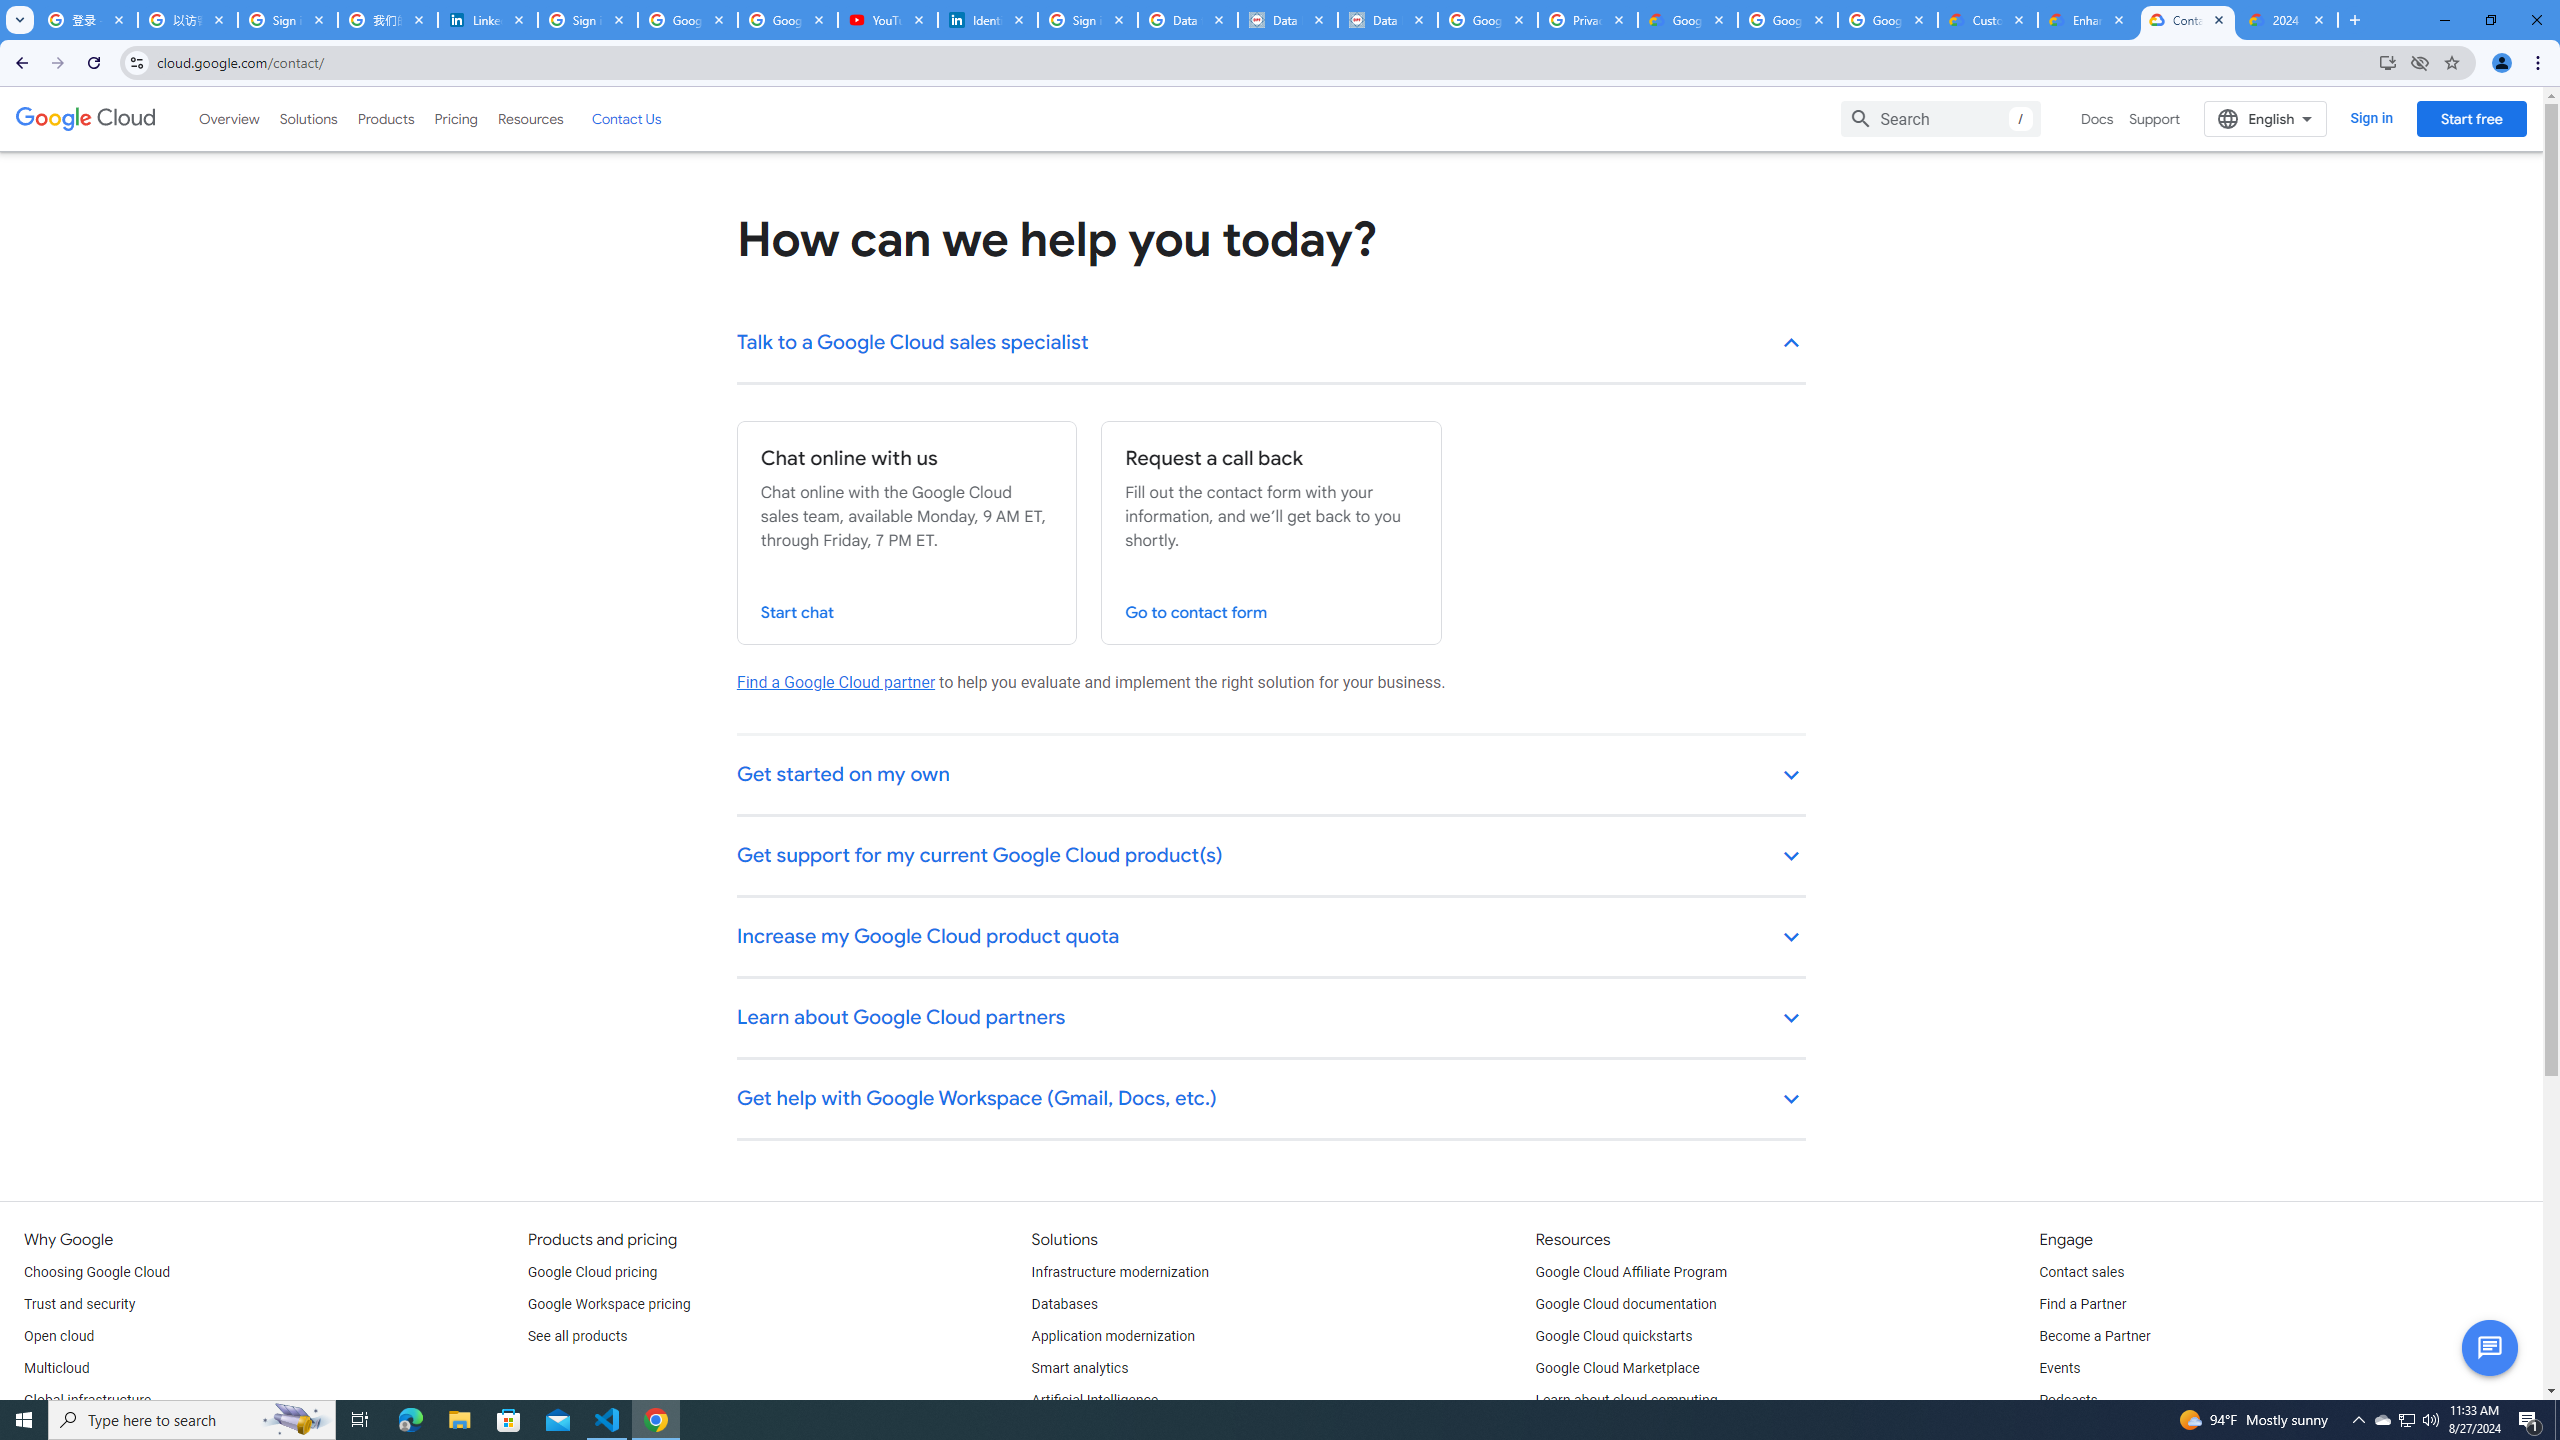 This screenshot has width=2560, height=1440. I want to click on 'Events', so click(2058, 1368).